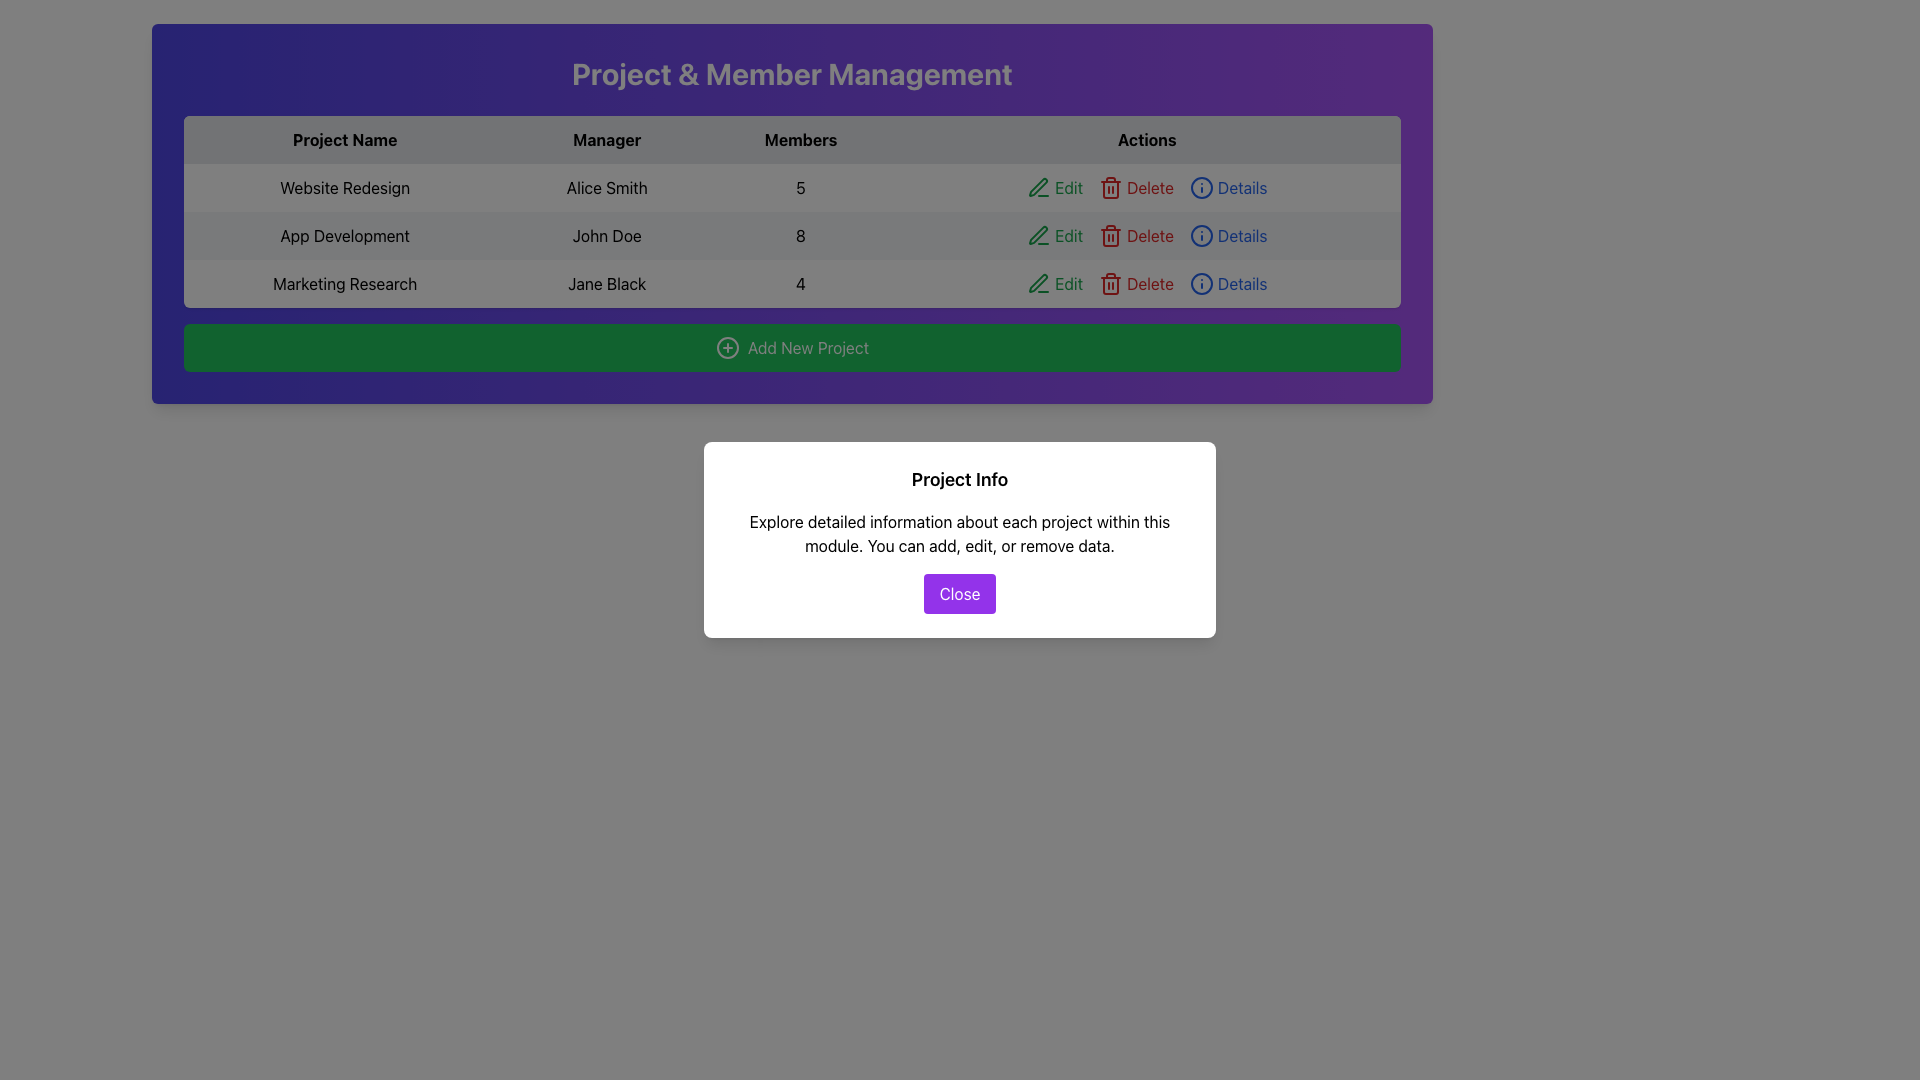 This screenshot has height=1080, width=1920. I want to click on the 'Project Info' text header, which is styled with a larger font size, bold weight, and black color, located at the top center of the modal dialog box, so click(960, 479).